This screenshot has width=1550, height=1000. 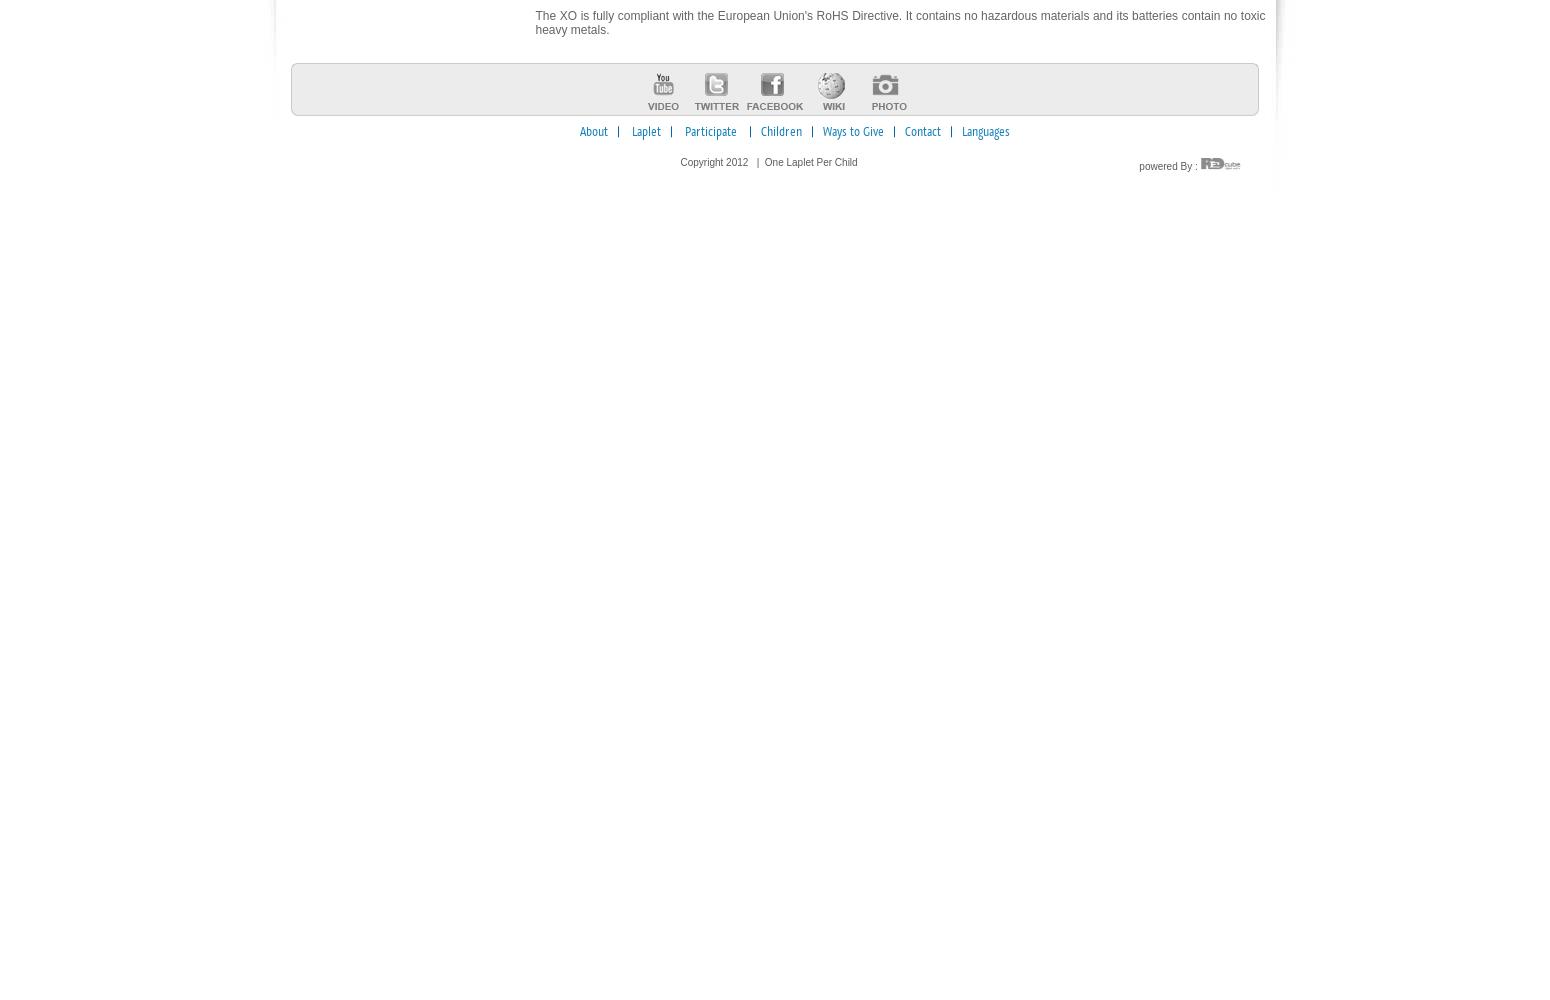 I want to click on 'The XO is fully compliant with the European Union's RoHS Directive. It contains no hazardous materials and its batteries contain no toxic heavy metals.', so click(x=899, y=23).